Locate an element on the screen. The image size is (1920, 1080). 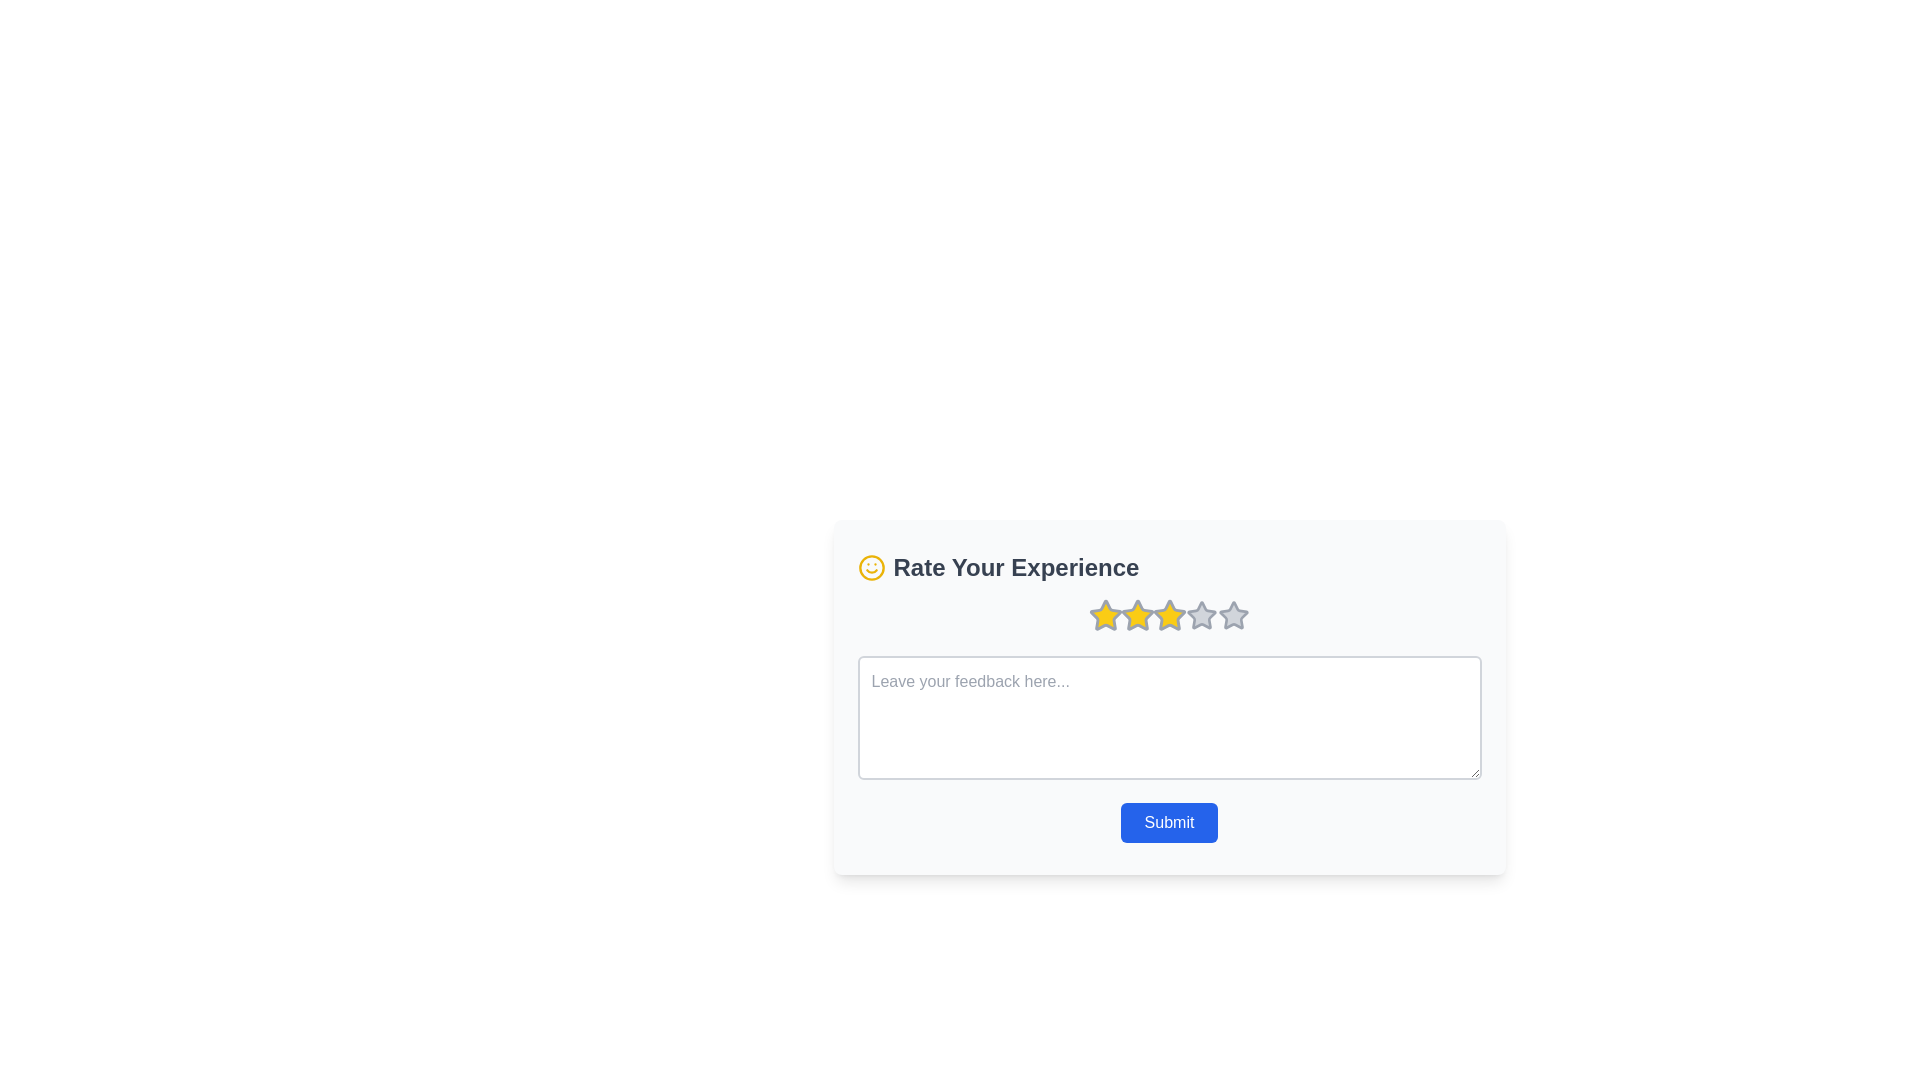
the third yellow star-shaped rating icon with a gray border is located at coordinates (1169, 613).